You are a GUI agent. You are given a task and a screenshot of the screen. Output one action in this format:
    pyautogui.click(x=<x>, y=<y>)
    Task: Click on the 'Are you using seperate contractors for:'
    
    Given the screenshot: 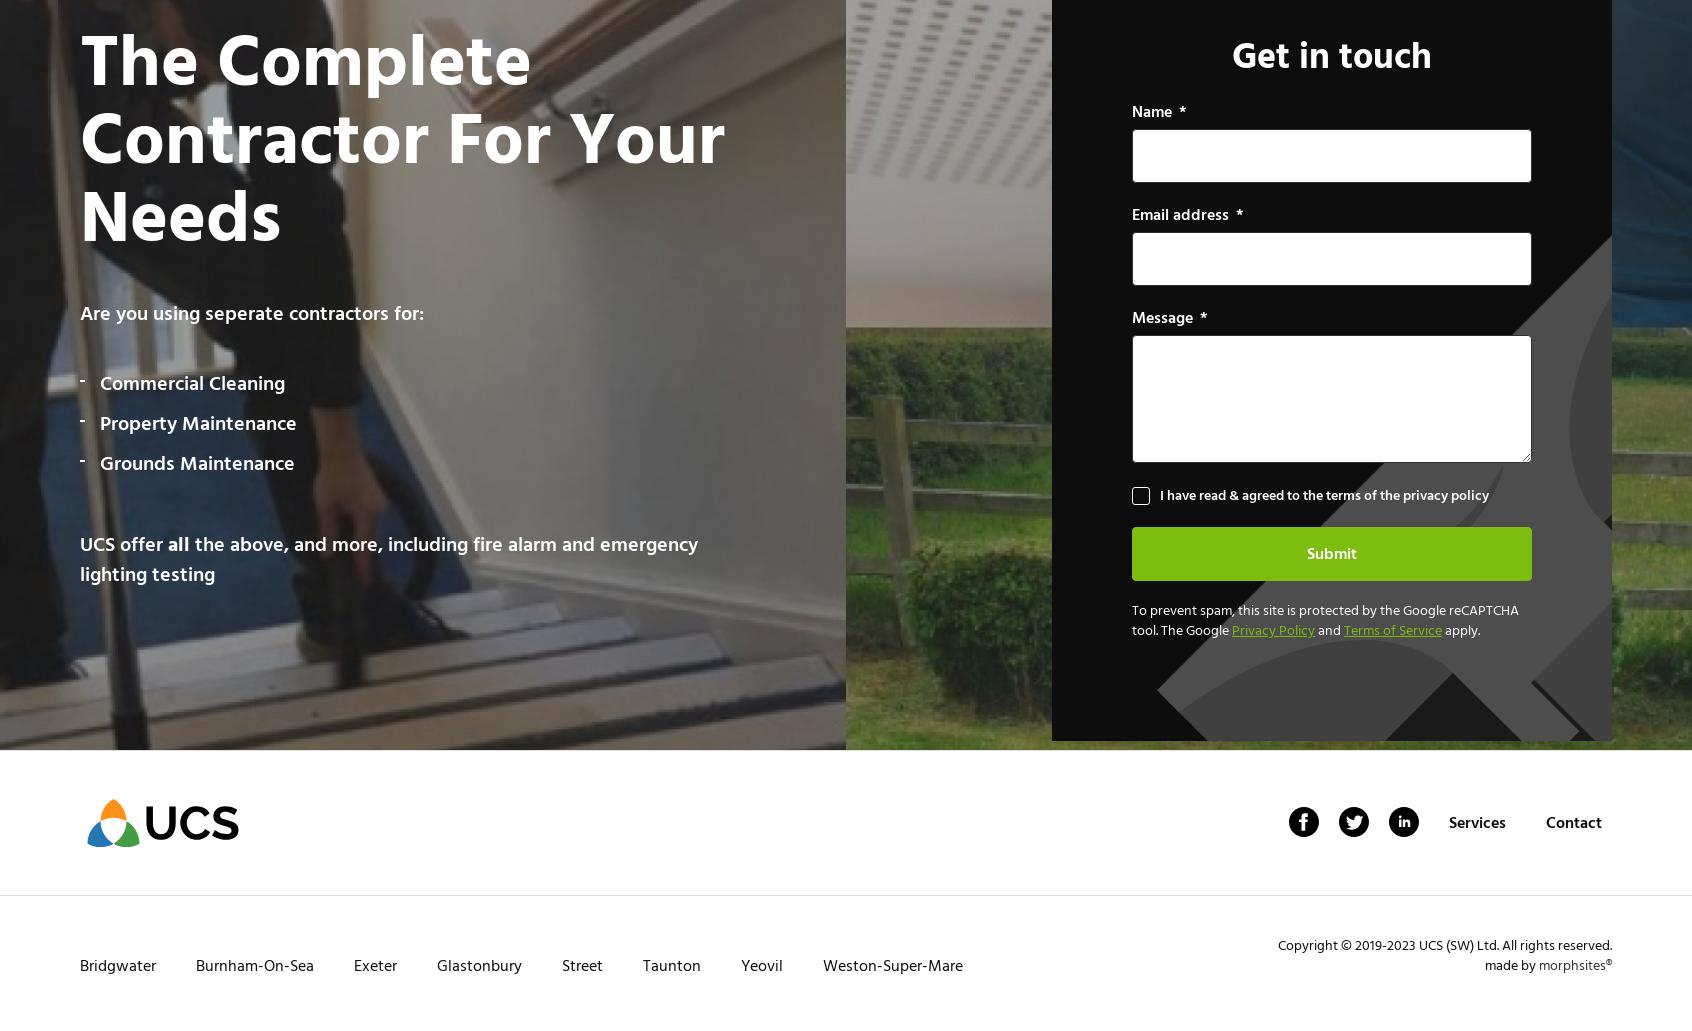 What is the action you would take?
    pyautogui.click(x=251, y=312)
    